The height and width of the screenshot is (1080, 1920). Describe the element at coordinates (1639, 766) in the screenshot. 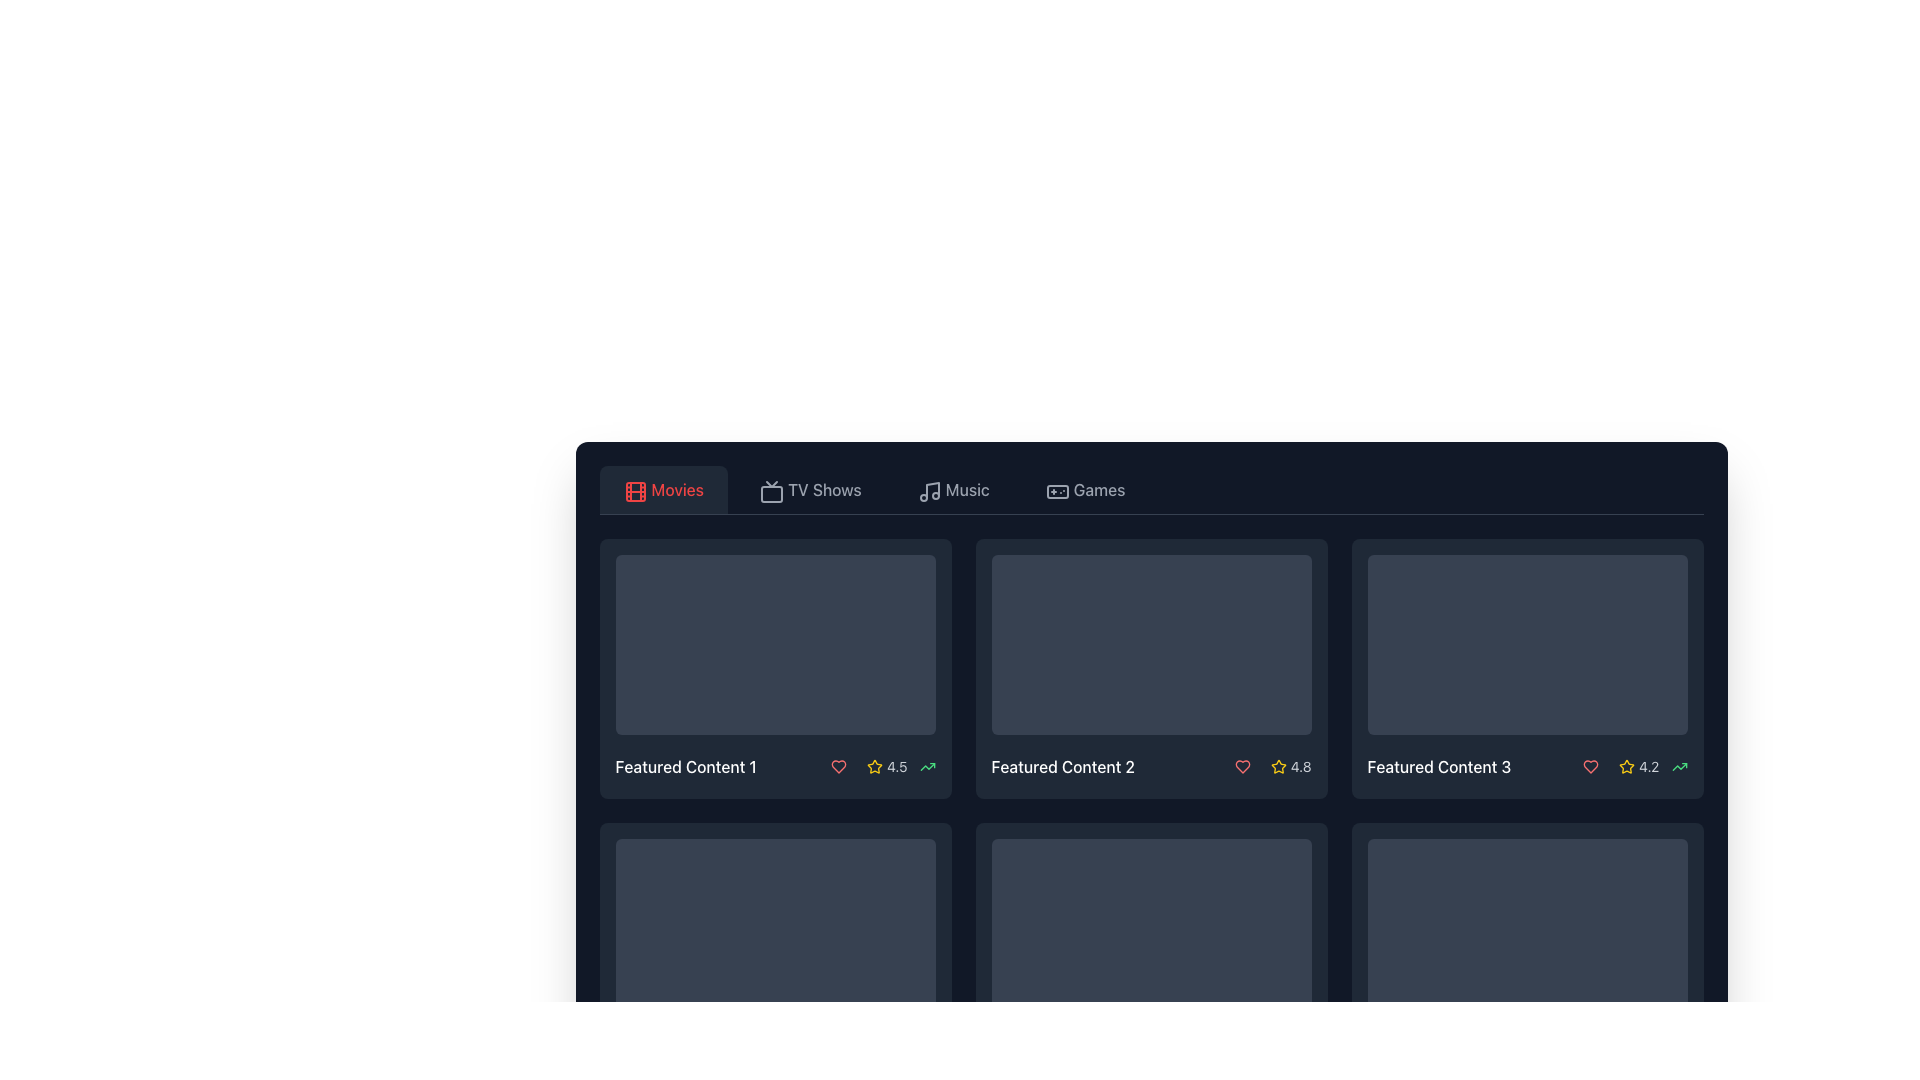

I see `the rating representation element, which consists of a yellow star icon and the text '4.2' in gray, located in the bottom right portion of the 'Featured Content 3' card` at that location.